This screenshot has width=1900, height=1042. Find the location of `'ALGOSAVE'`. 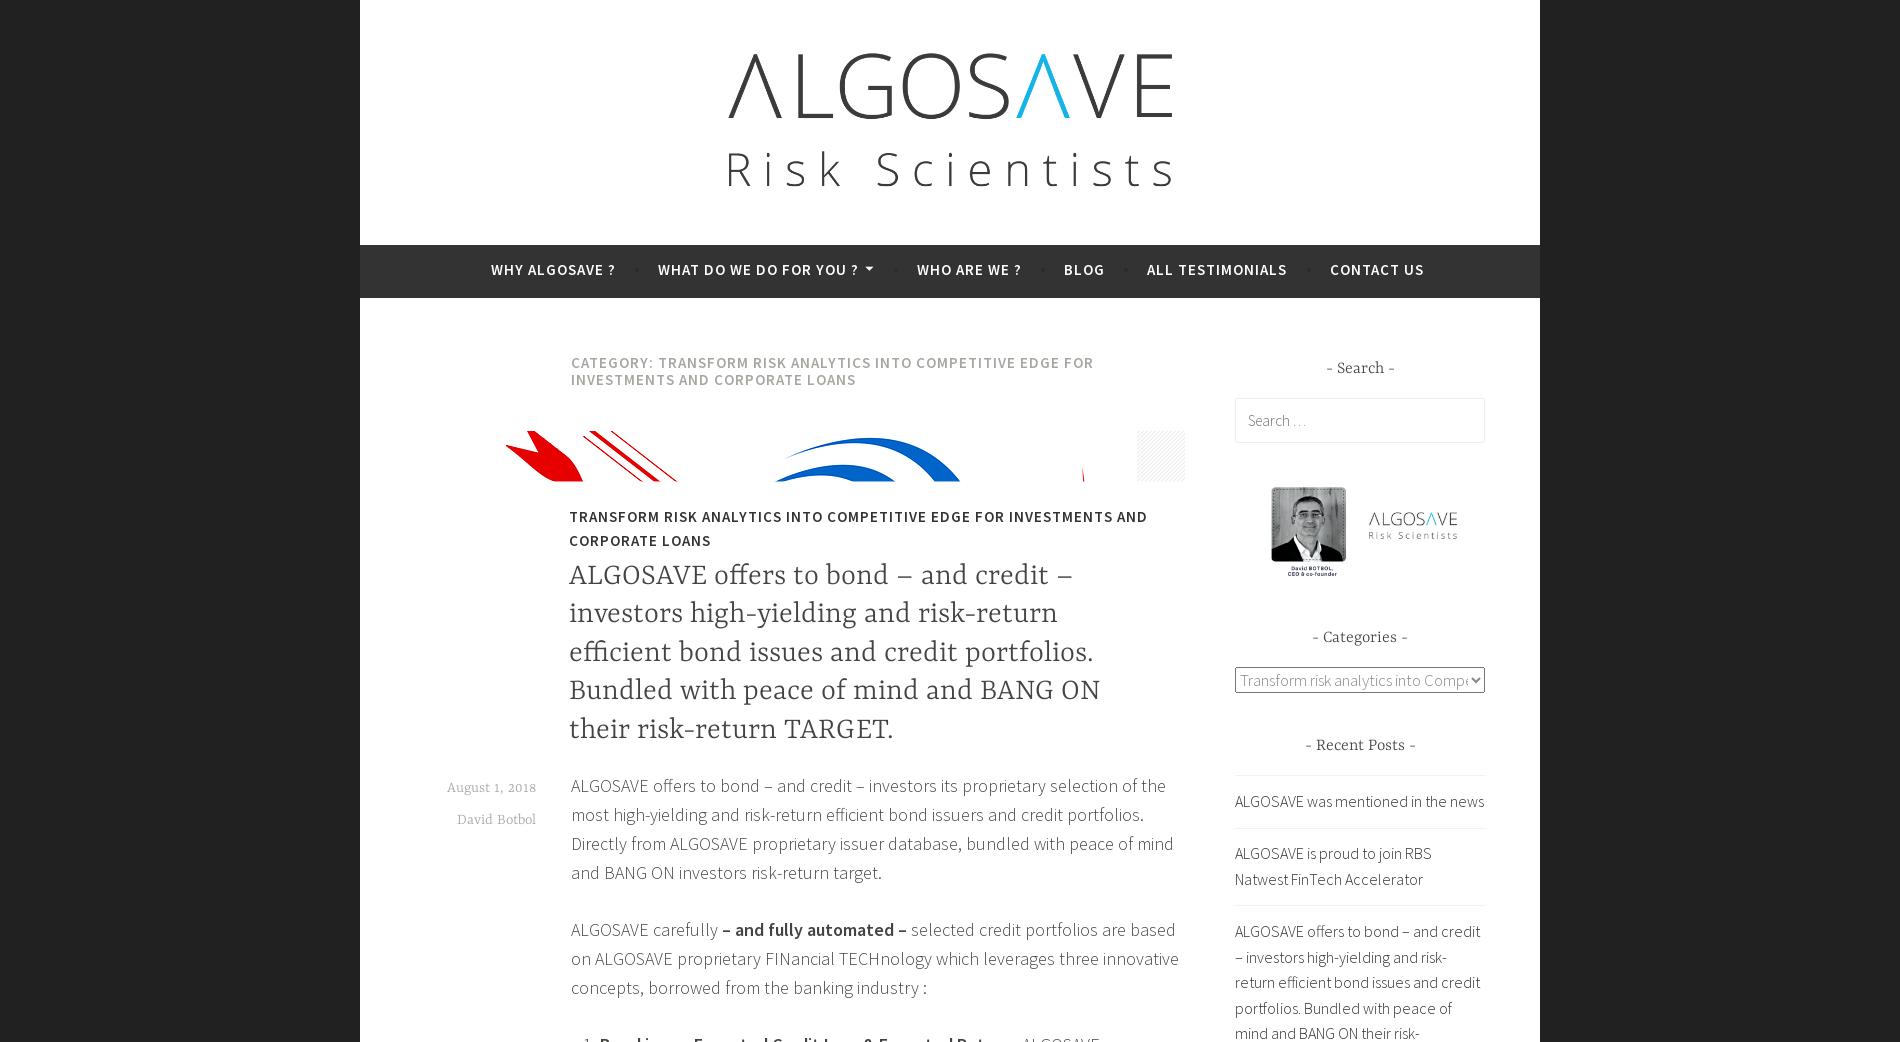

'ALGOSAVE' is located at coordinates (514, 235).